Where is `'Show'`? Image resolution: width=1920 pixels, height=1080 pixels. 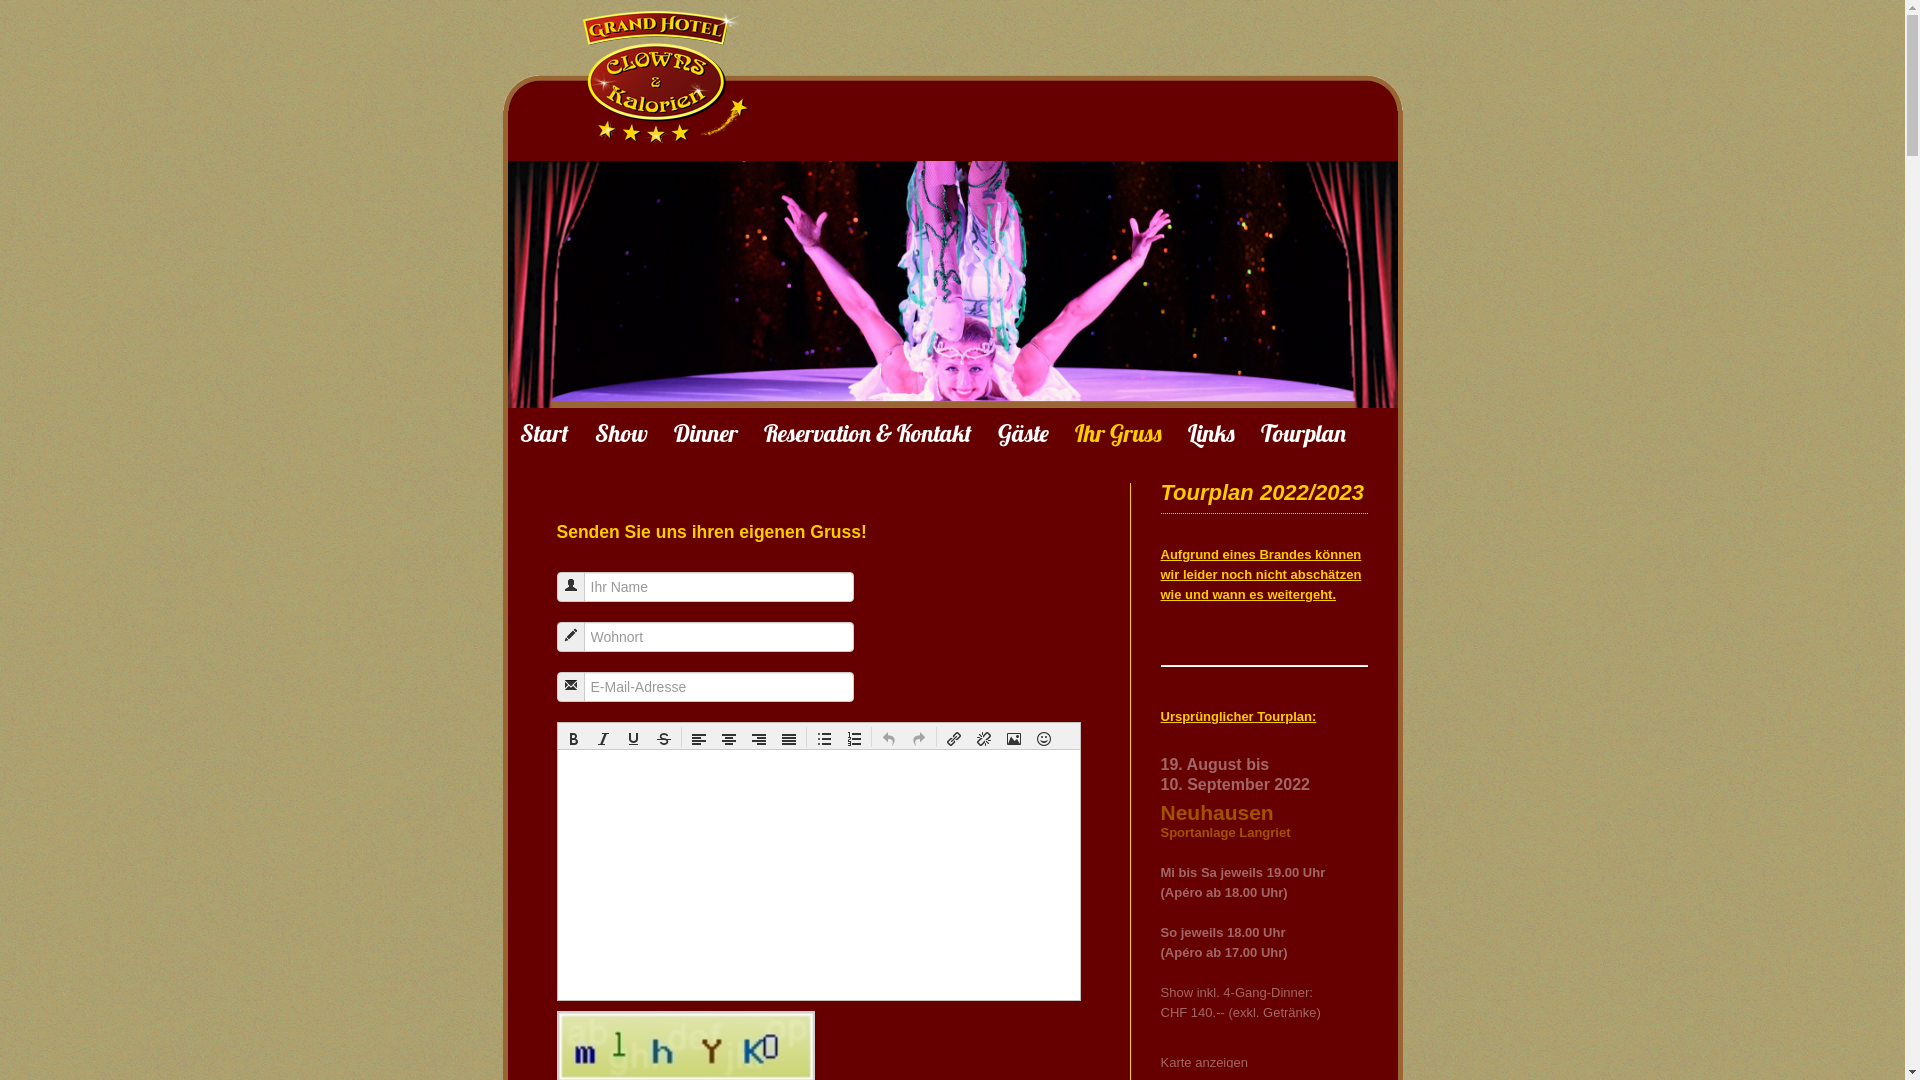 'Show' is located at coordinates (619, 431).